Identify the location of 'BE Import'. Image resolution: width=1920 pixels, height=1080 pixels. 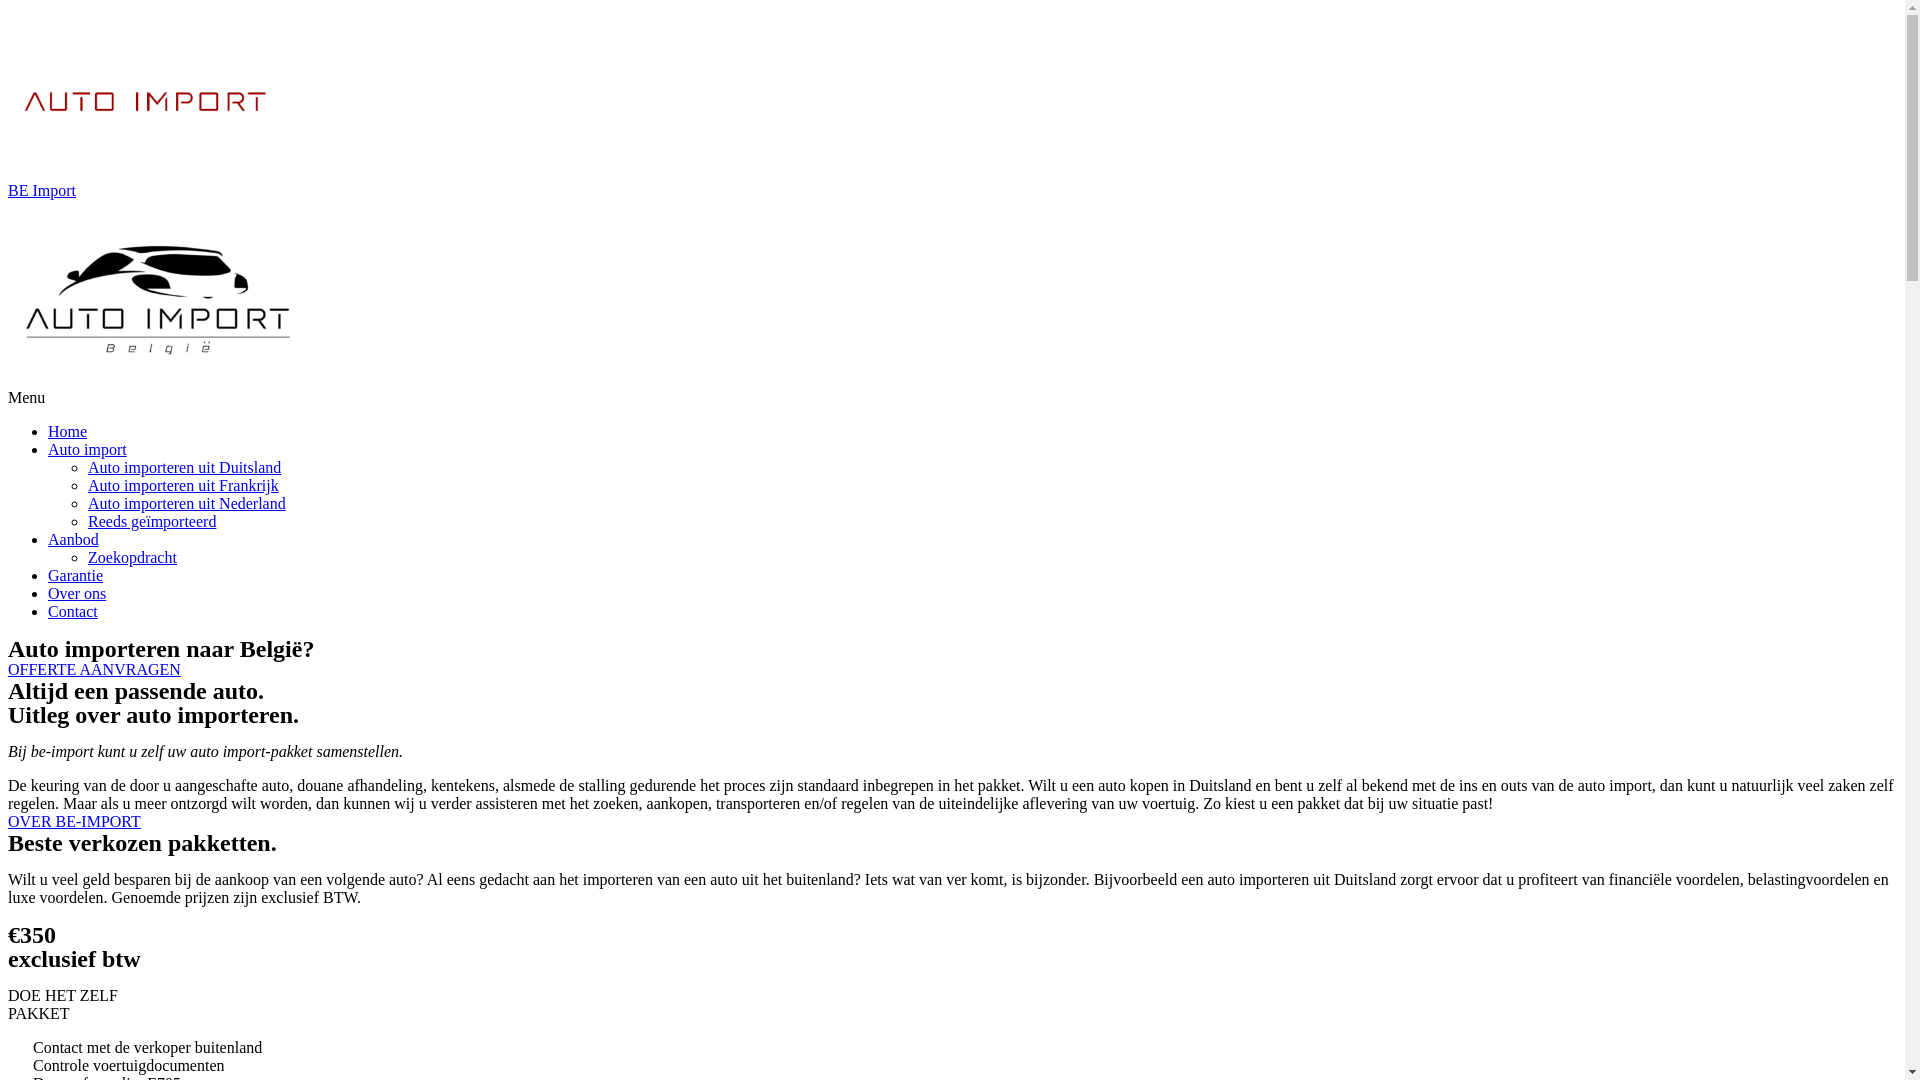
(8, 190).